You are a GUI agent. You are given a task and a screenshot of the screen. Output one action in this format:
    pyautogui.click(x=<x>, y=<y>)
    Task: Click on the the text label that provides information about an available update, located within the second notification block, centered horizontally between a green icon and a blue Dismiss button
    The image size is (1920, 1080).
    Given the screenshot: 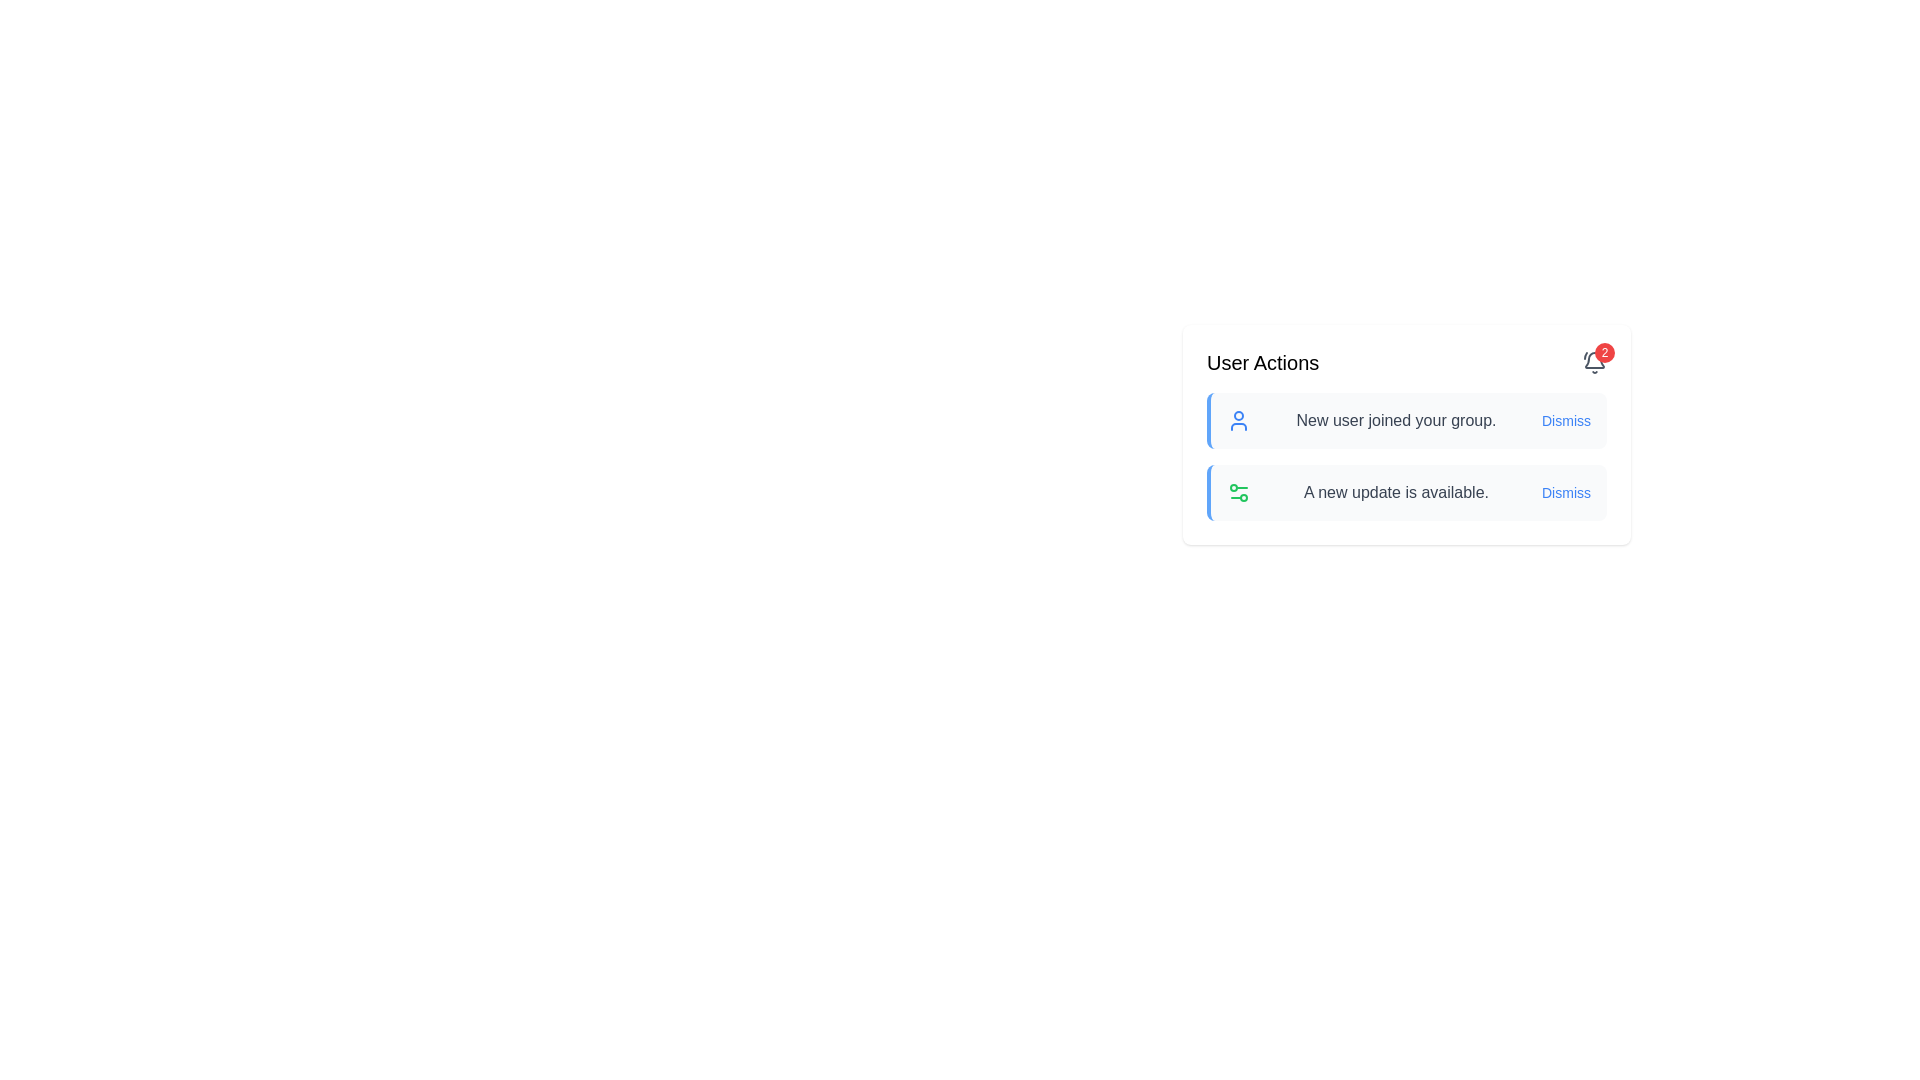 What is the action you would take?
    pyautogui.click(x=1395, y=493)
    